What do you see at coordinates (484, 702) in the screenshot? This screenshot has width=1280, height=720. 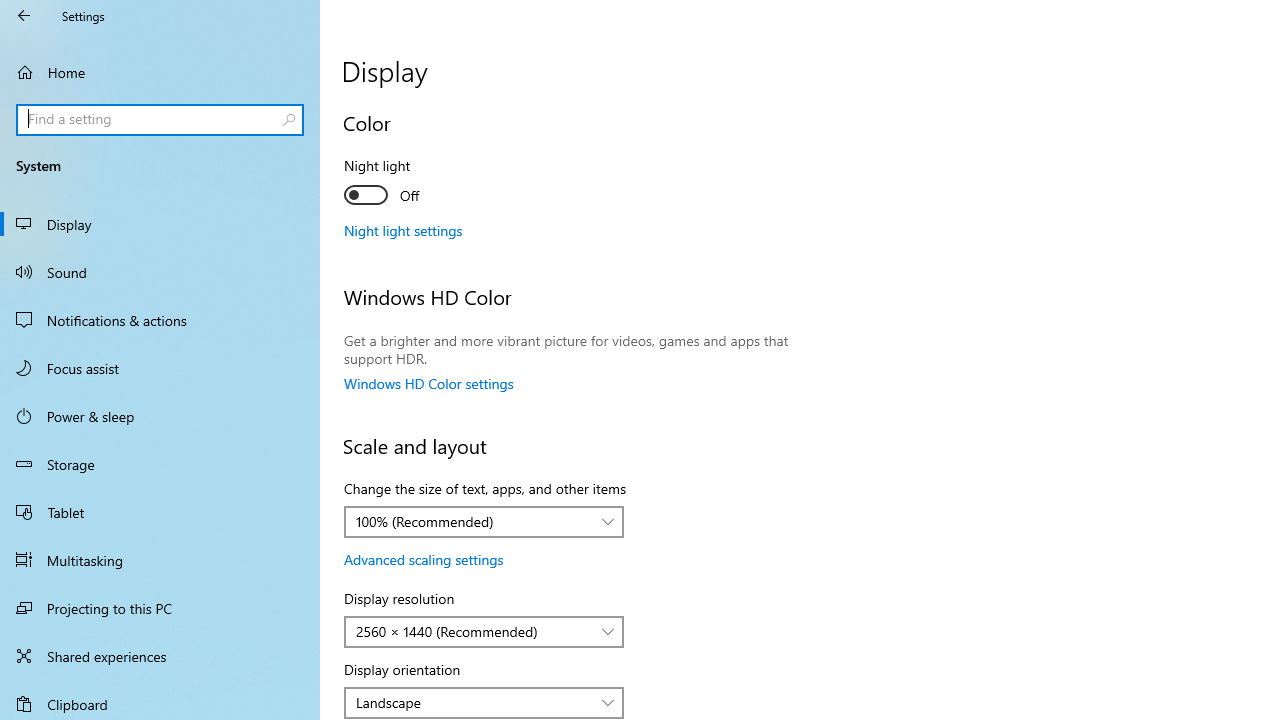 I see `'Display orientation'` at bounding box center [484, 702].